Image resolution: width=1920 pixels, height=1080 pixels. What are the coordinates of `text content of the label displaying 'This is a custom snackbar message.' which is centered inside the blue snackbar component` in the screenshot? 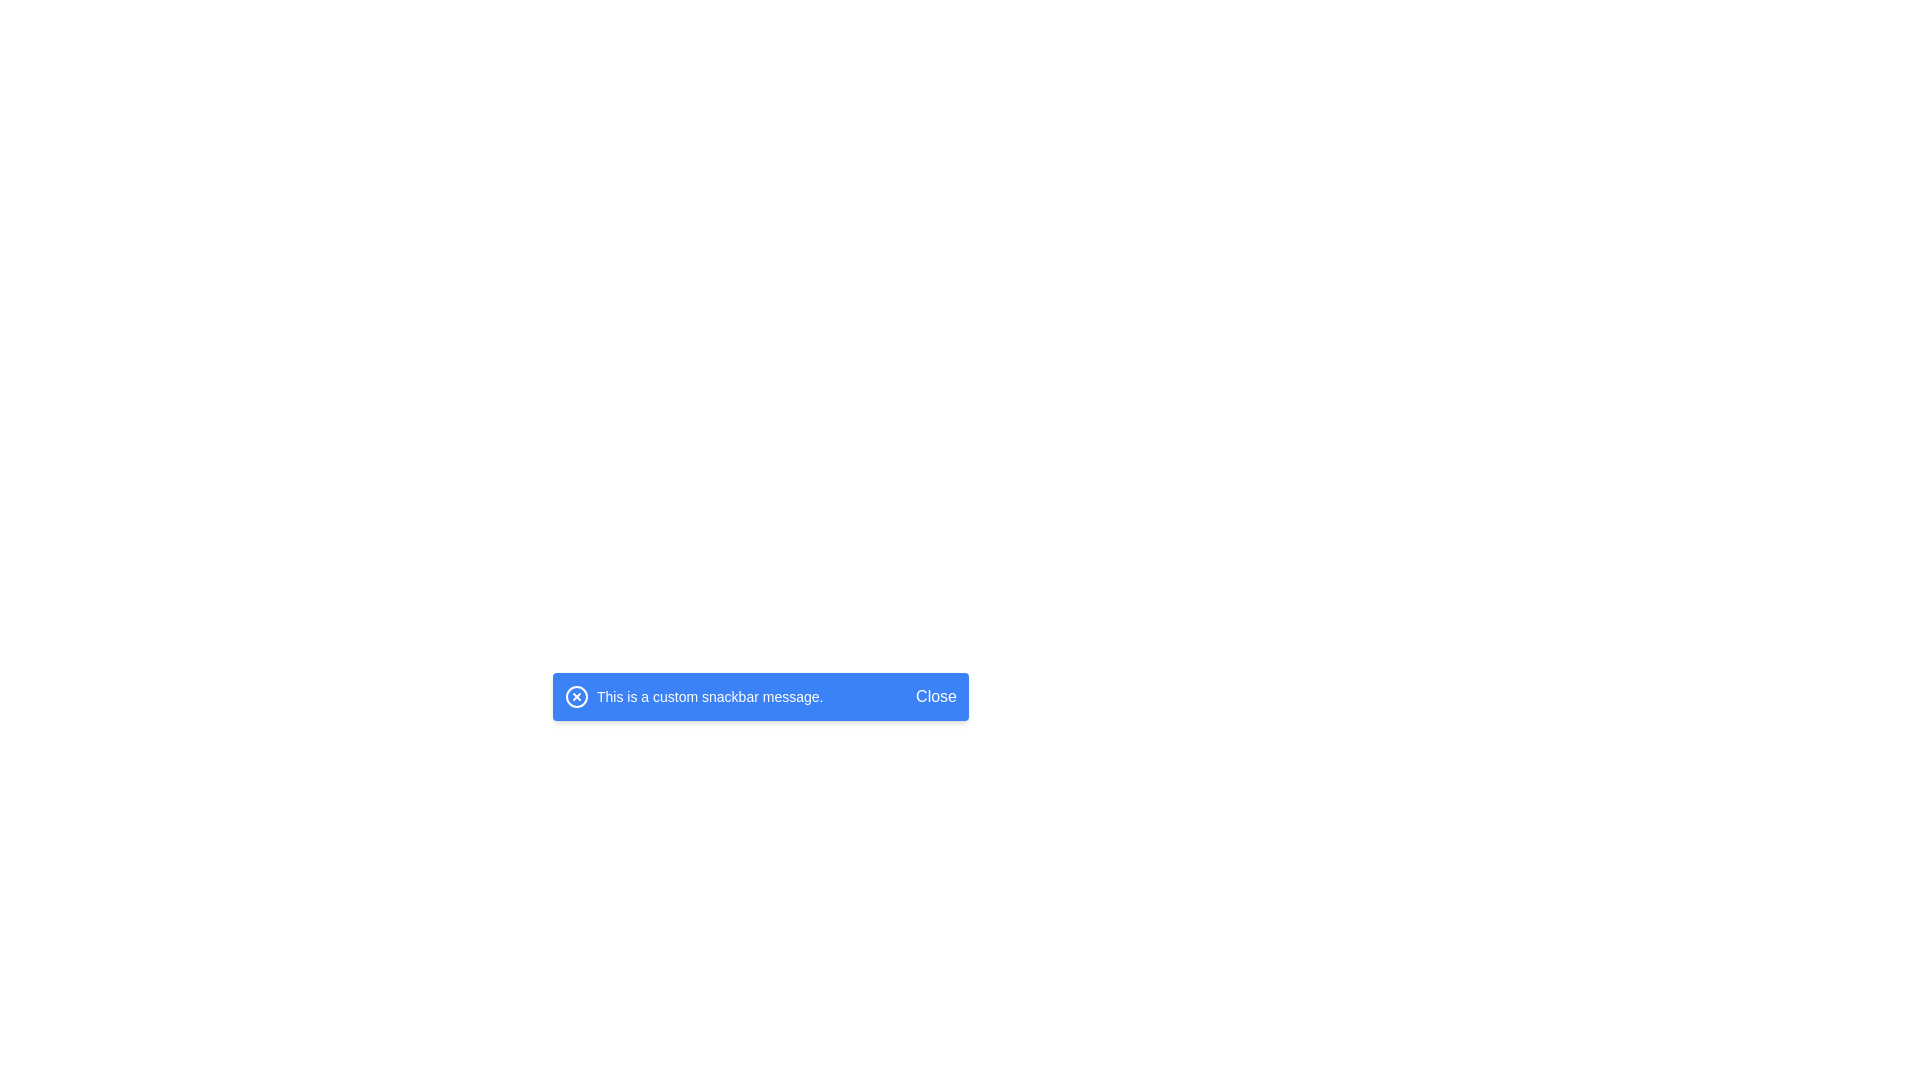 It's located at (710, 696).